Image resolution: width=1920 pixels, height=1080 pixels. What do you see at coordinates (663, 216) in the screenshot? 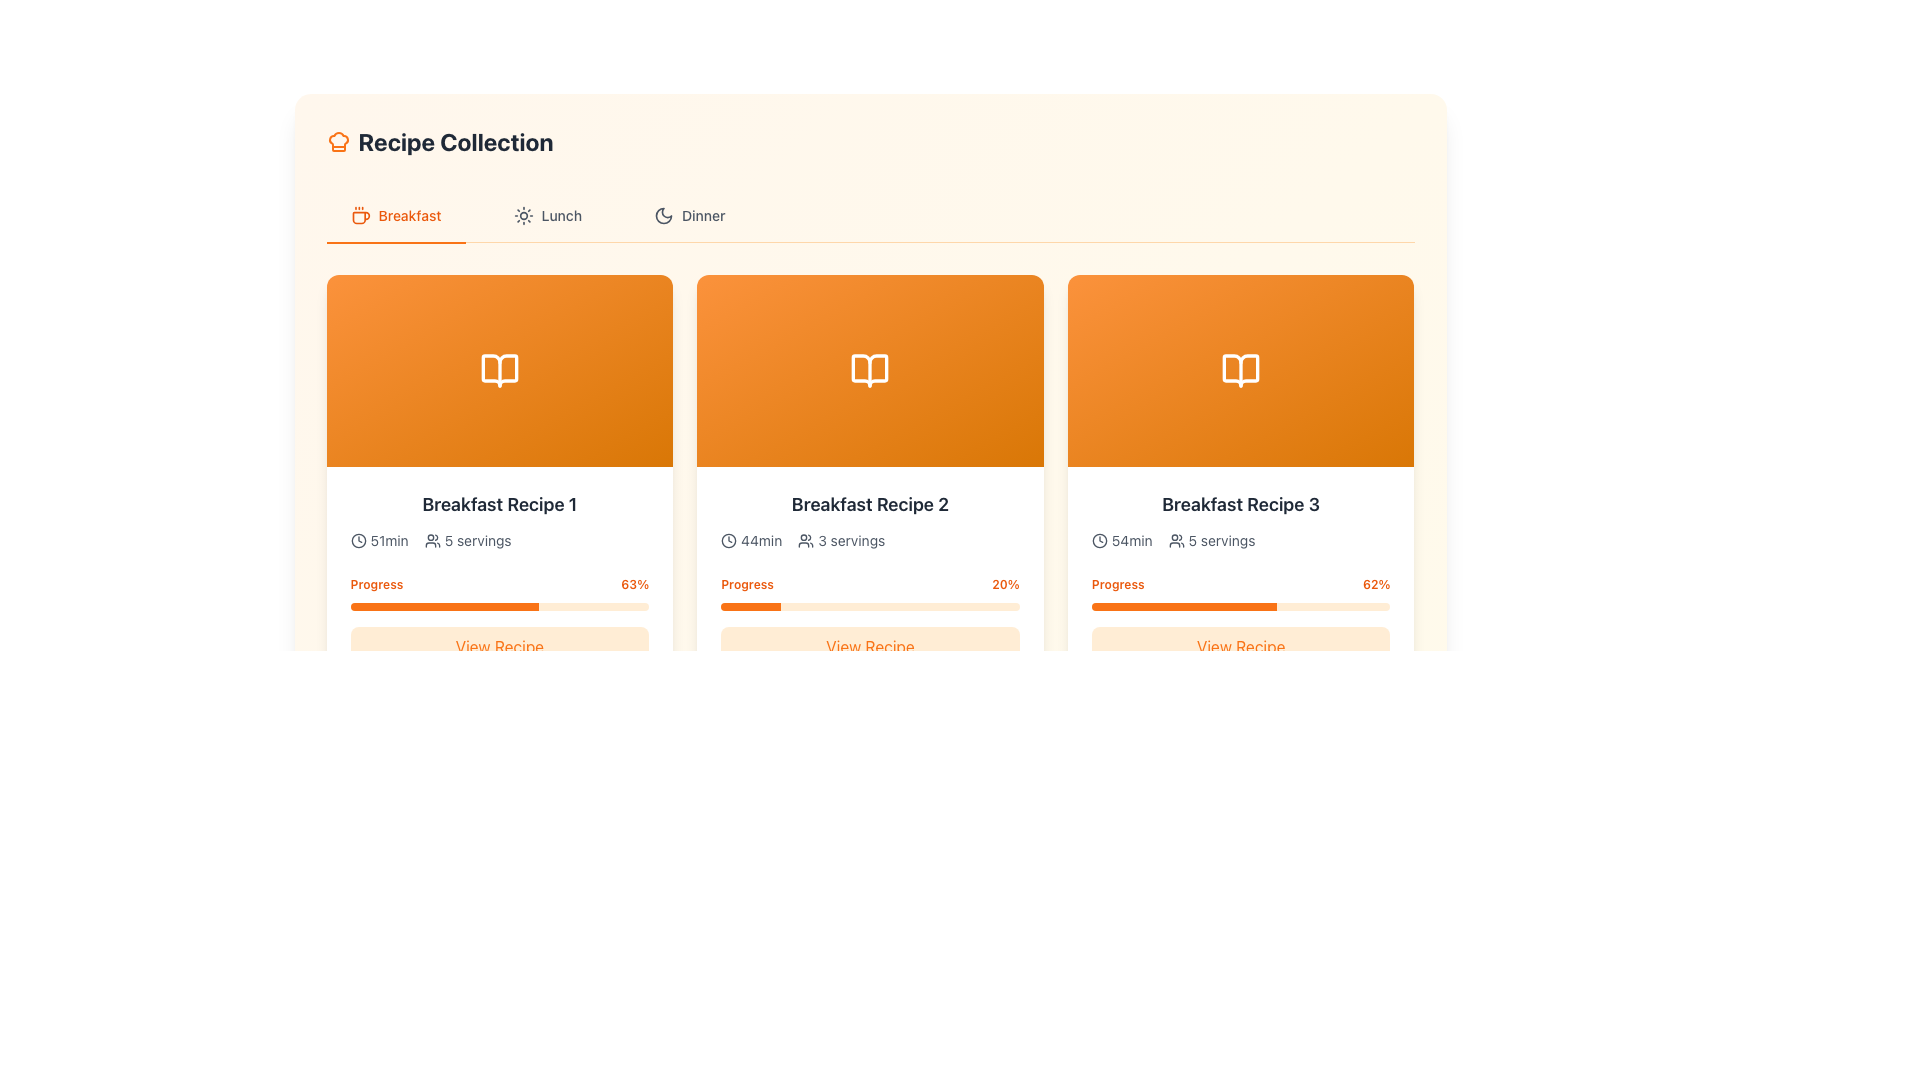
I see `the small crescent moon icon located to the left of the 'Dinner' text in the interactive menu bar` at bounding box center [663, 216].